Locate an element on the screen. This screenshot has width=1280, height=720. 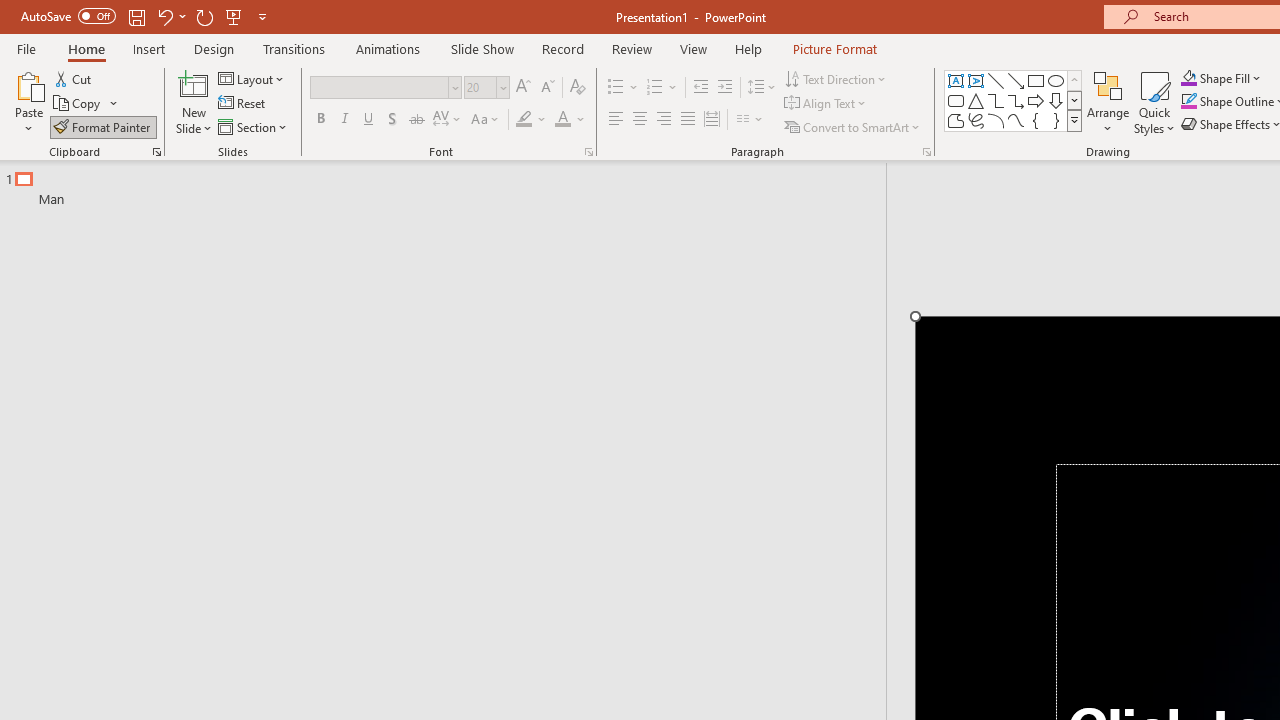
'Picture Format' is located at coordinates (835, 48).